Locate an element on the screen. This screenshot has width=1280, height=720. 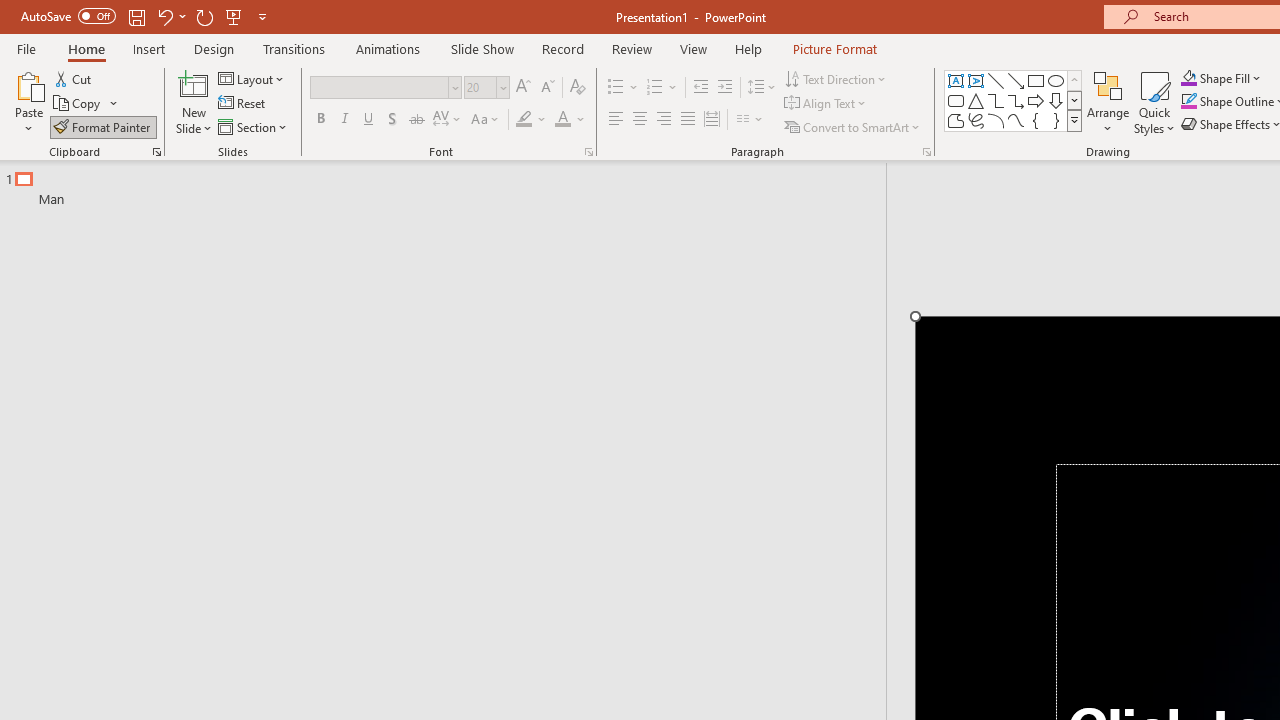
'Picture Format' is located at coordinates (835, 48).